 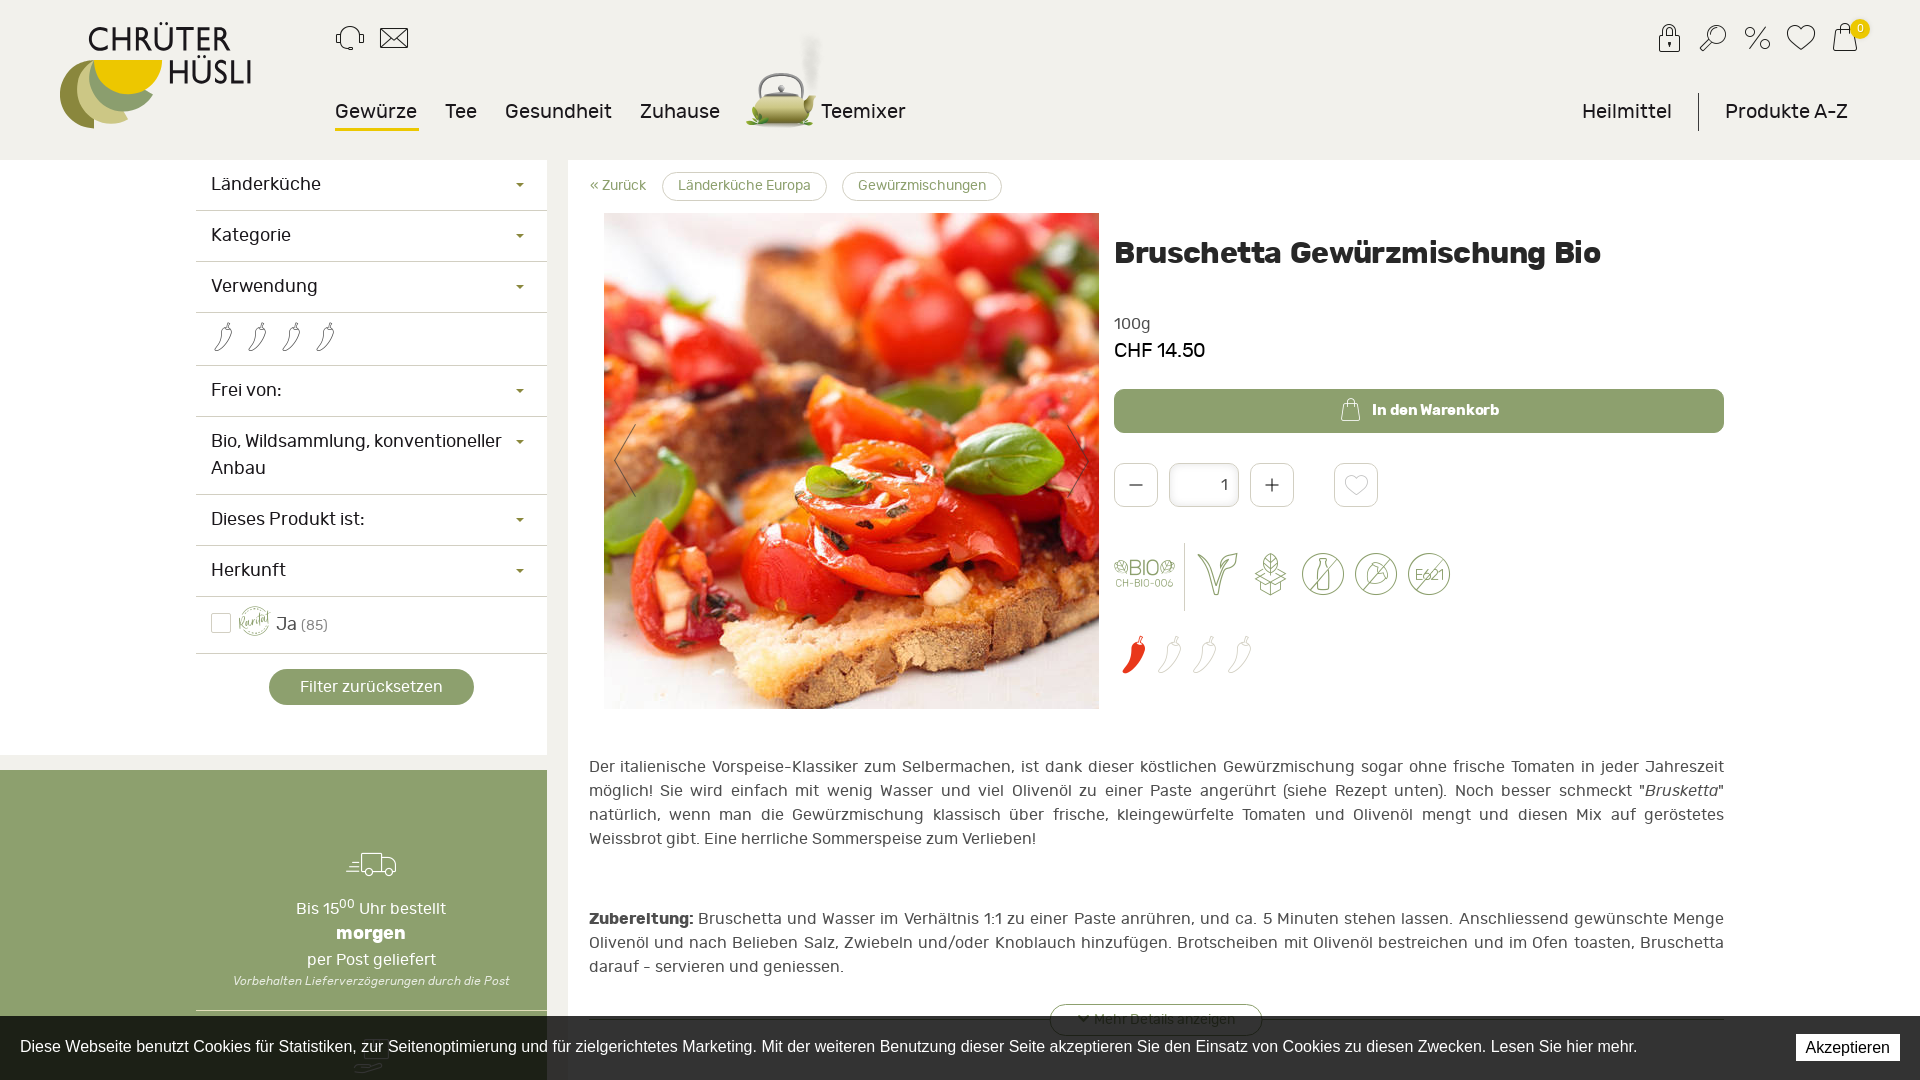 What do you see at coordinates (1847, 1046) in the screenshot?
I see `'Akzeptieren'` at bounding box center [1847, 1046].